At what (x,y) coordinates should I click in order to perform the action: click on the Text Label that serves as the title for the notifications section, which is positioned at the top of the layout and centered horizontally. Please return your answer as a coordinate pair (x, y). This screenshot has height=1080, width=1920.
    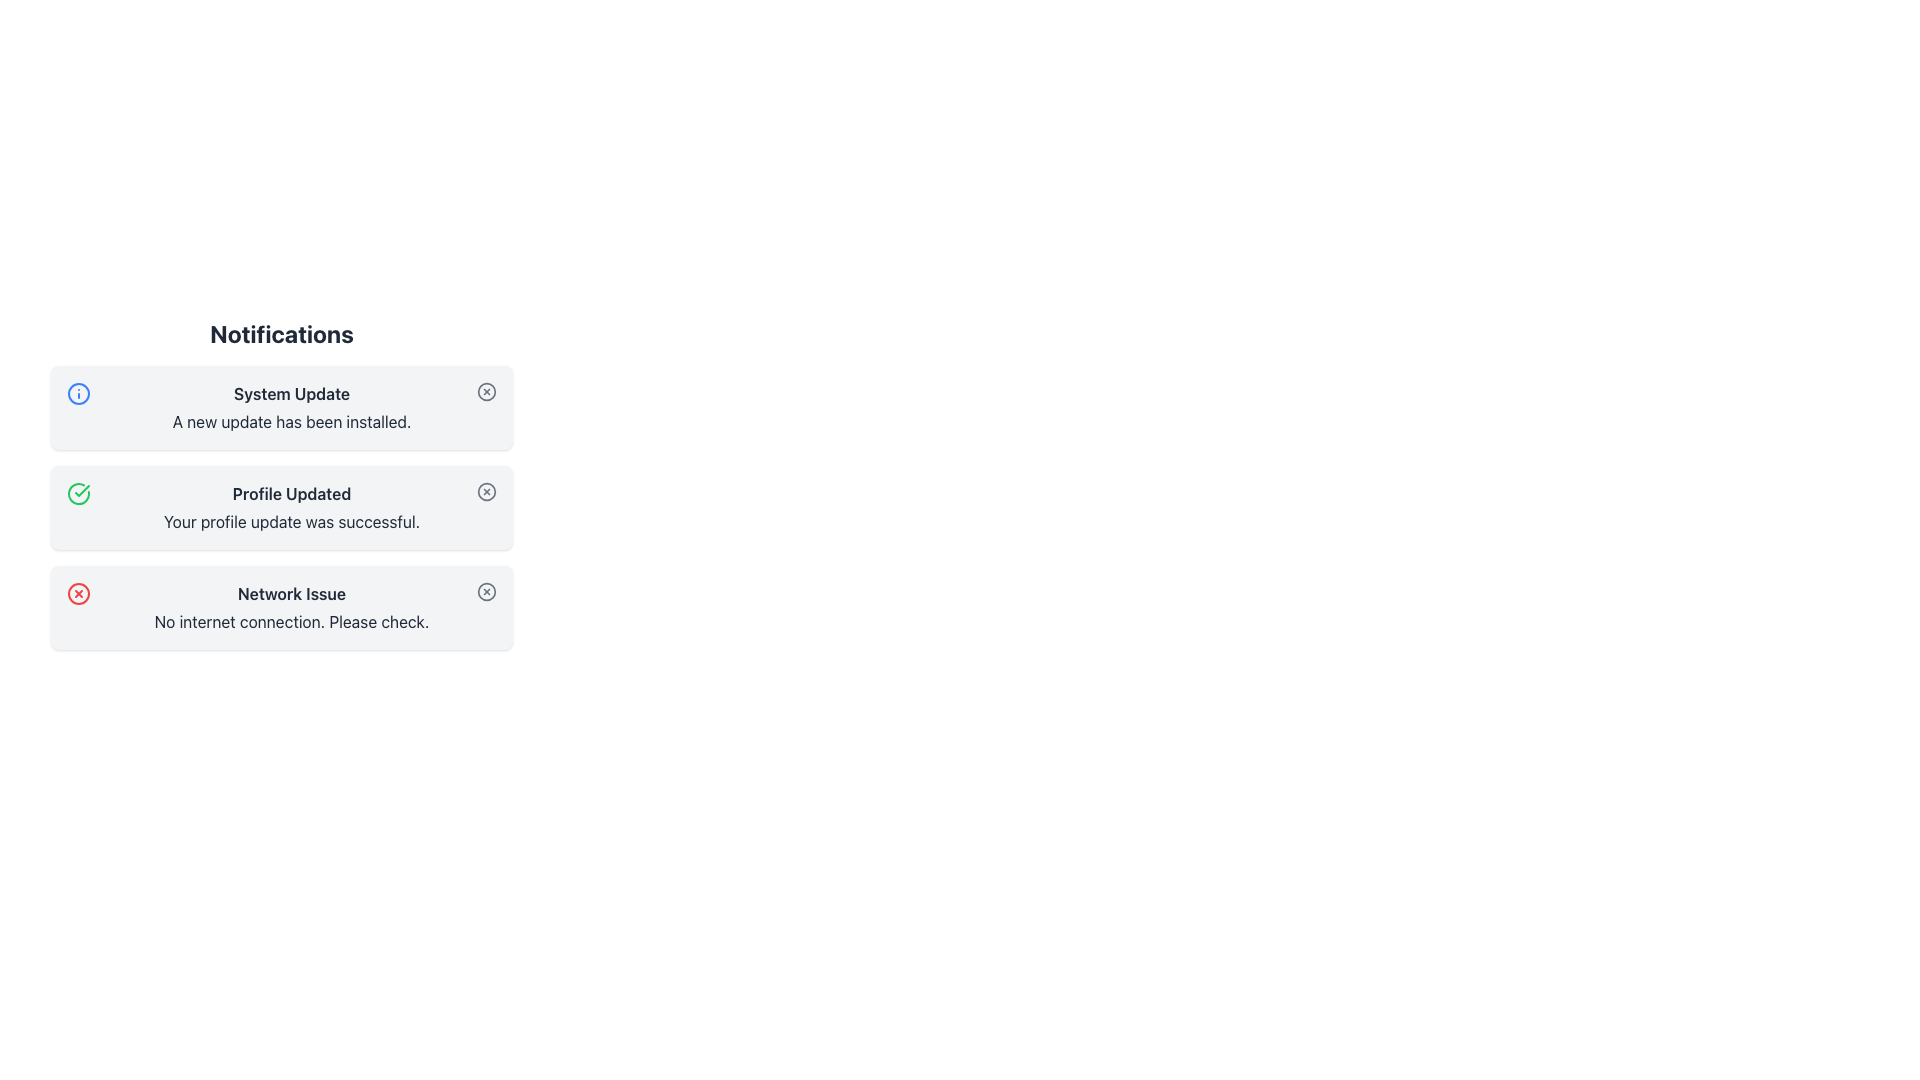
    Looking at the image, I should click on (281, 333).